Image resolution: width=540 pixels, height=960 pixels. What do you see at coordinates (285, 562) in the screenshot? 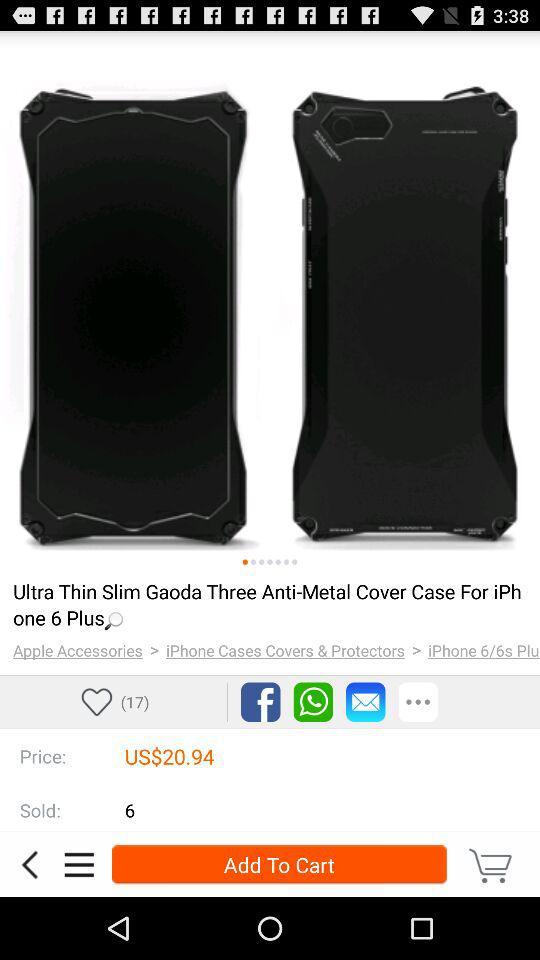
I see `the sixth image` at bounding box center [285, 562].